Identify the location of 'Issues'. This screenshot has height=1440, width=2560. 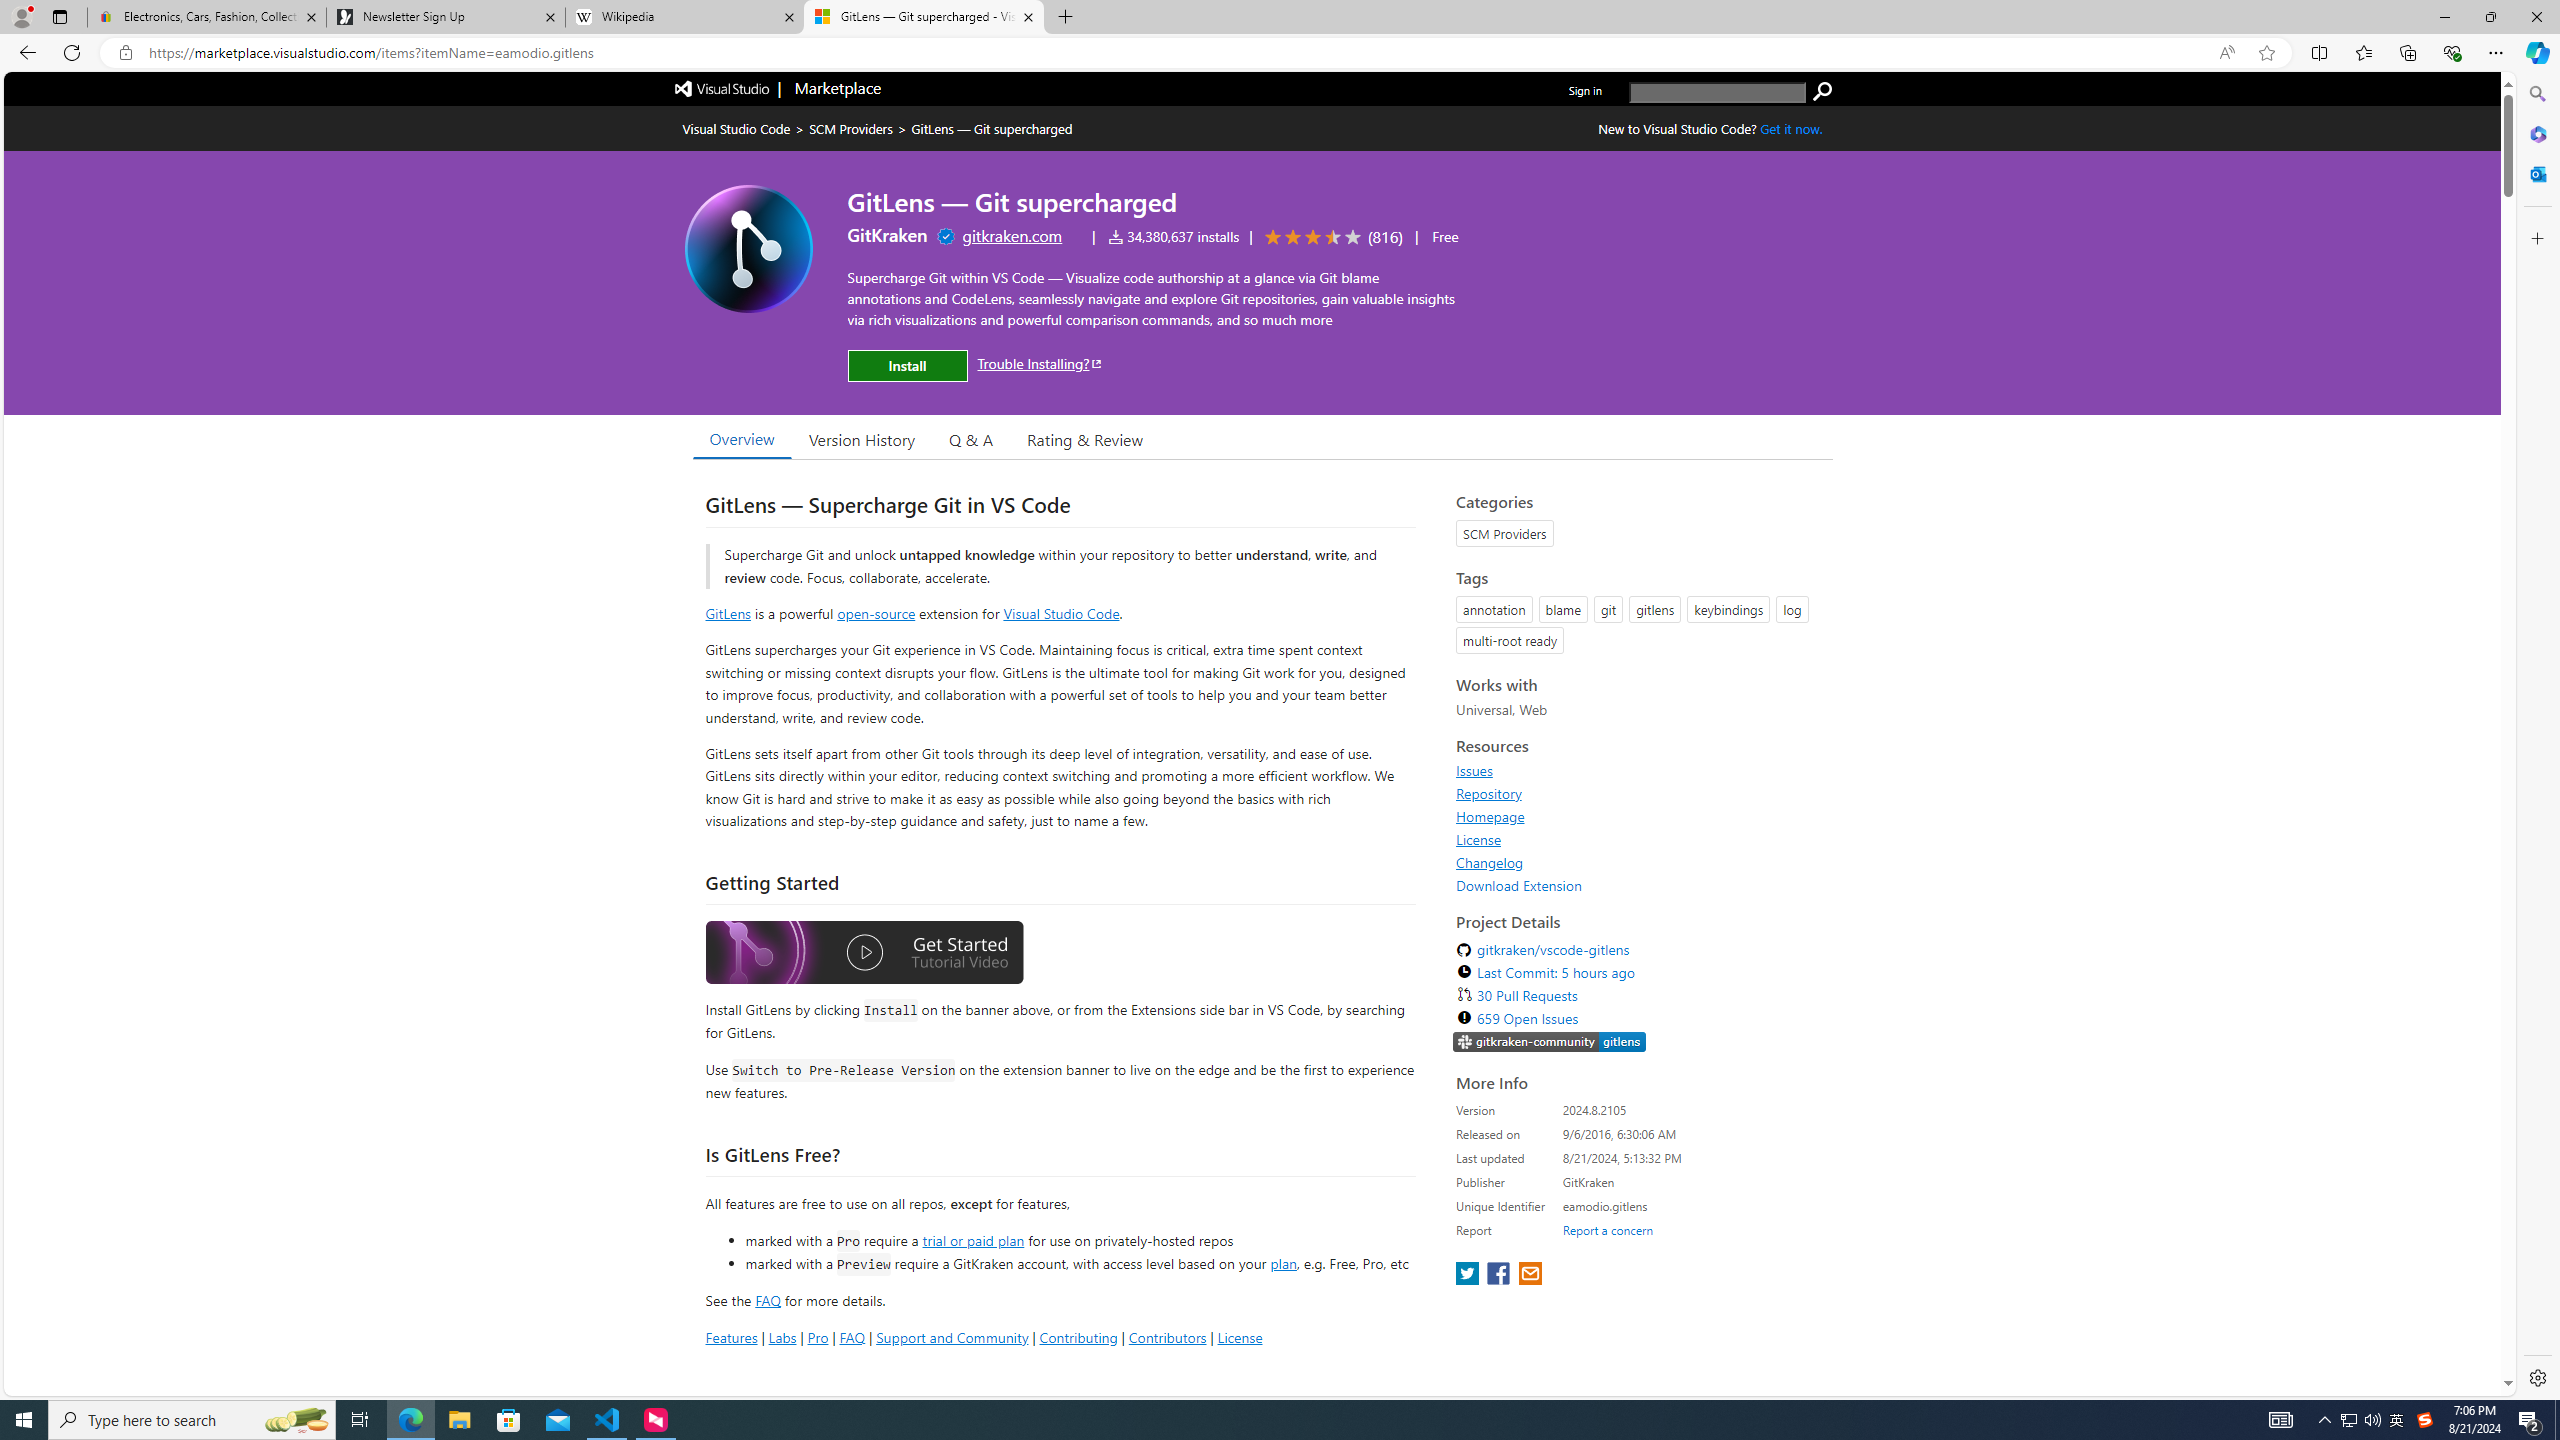
(1473, 769).